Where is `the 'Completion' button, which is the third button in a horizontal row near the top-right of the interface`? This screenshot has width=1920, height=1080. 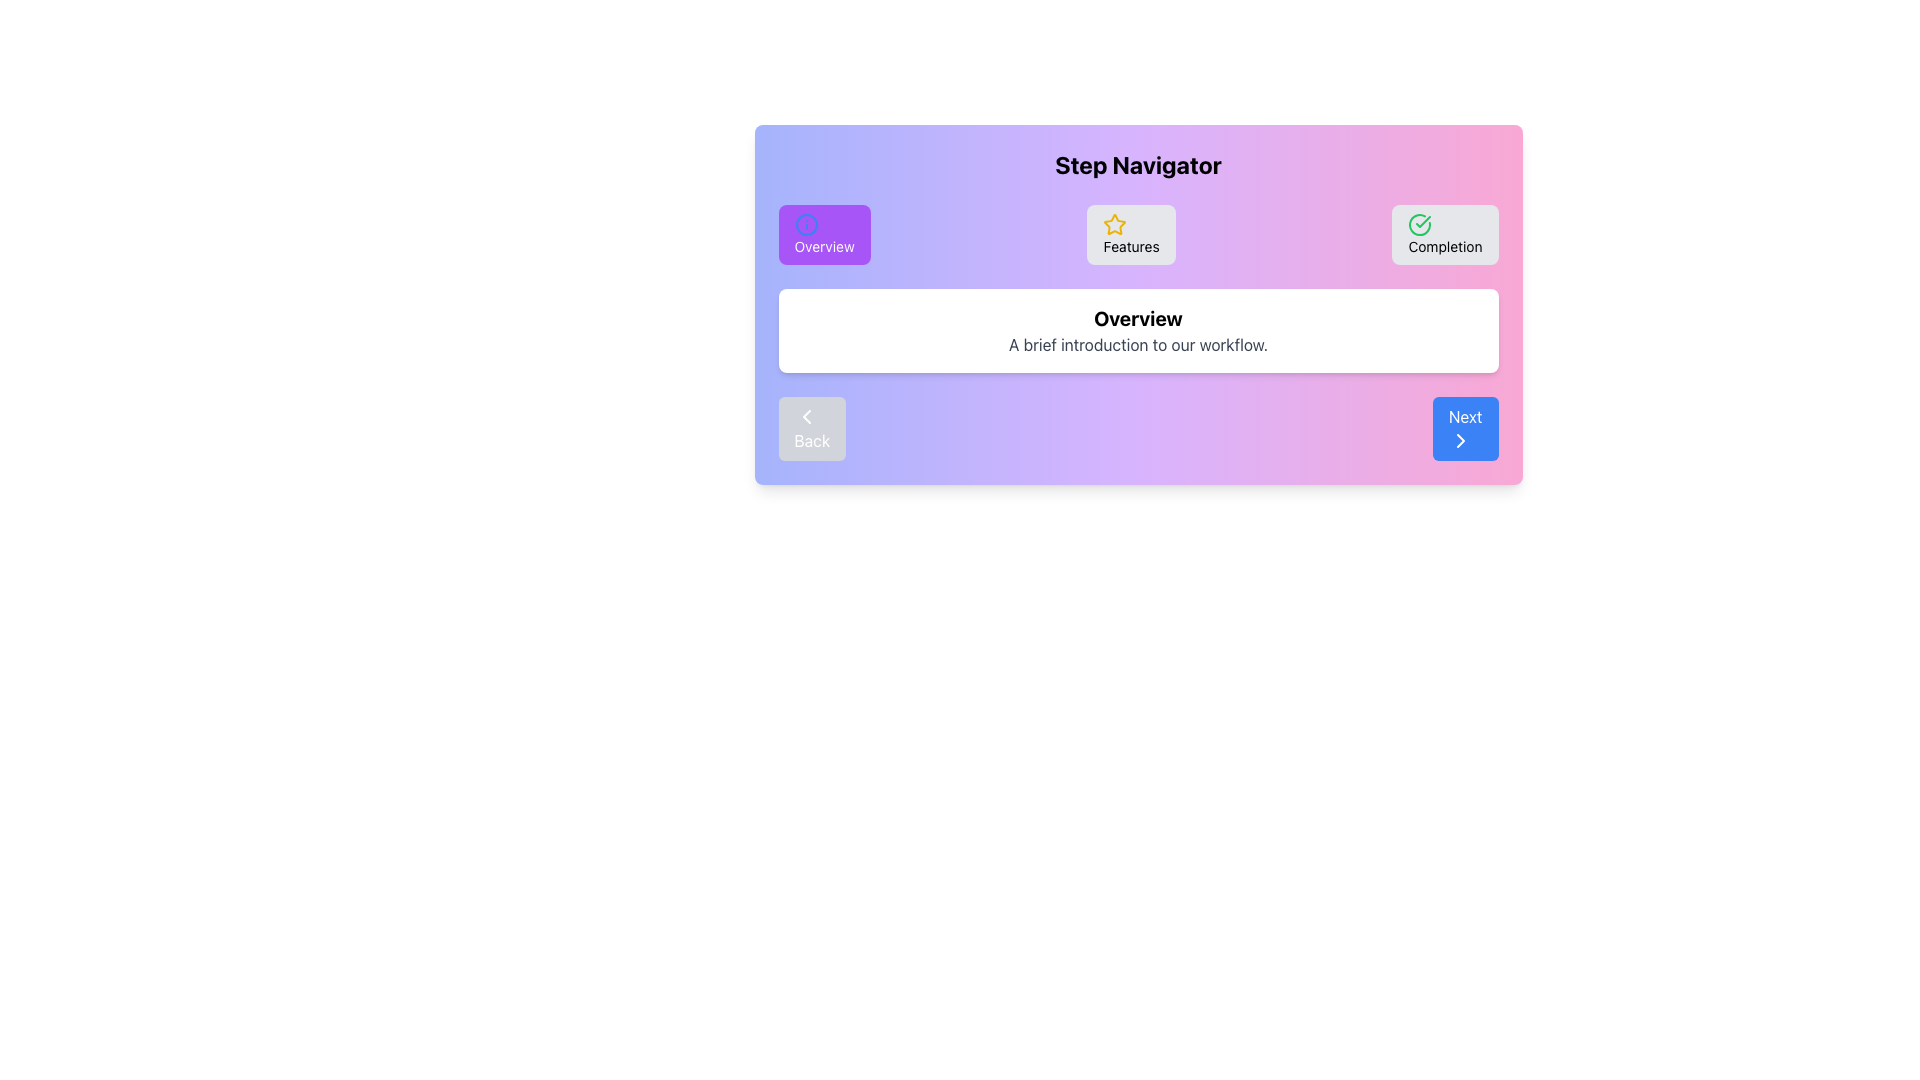
the 'Completion' button, which is the third button in a horizontal row near the top-right of the interface is located at coordinates (1445, 234).